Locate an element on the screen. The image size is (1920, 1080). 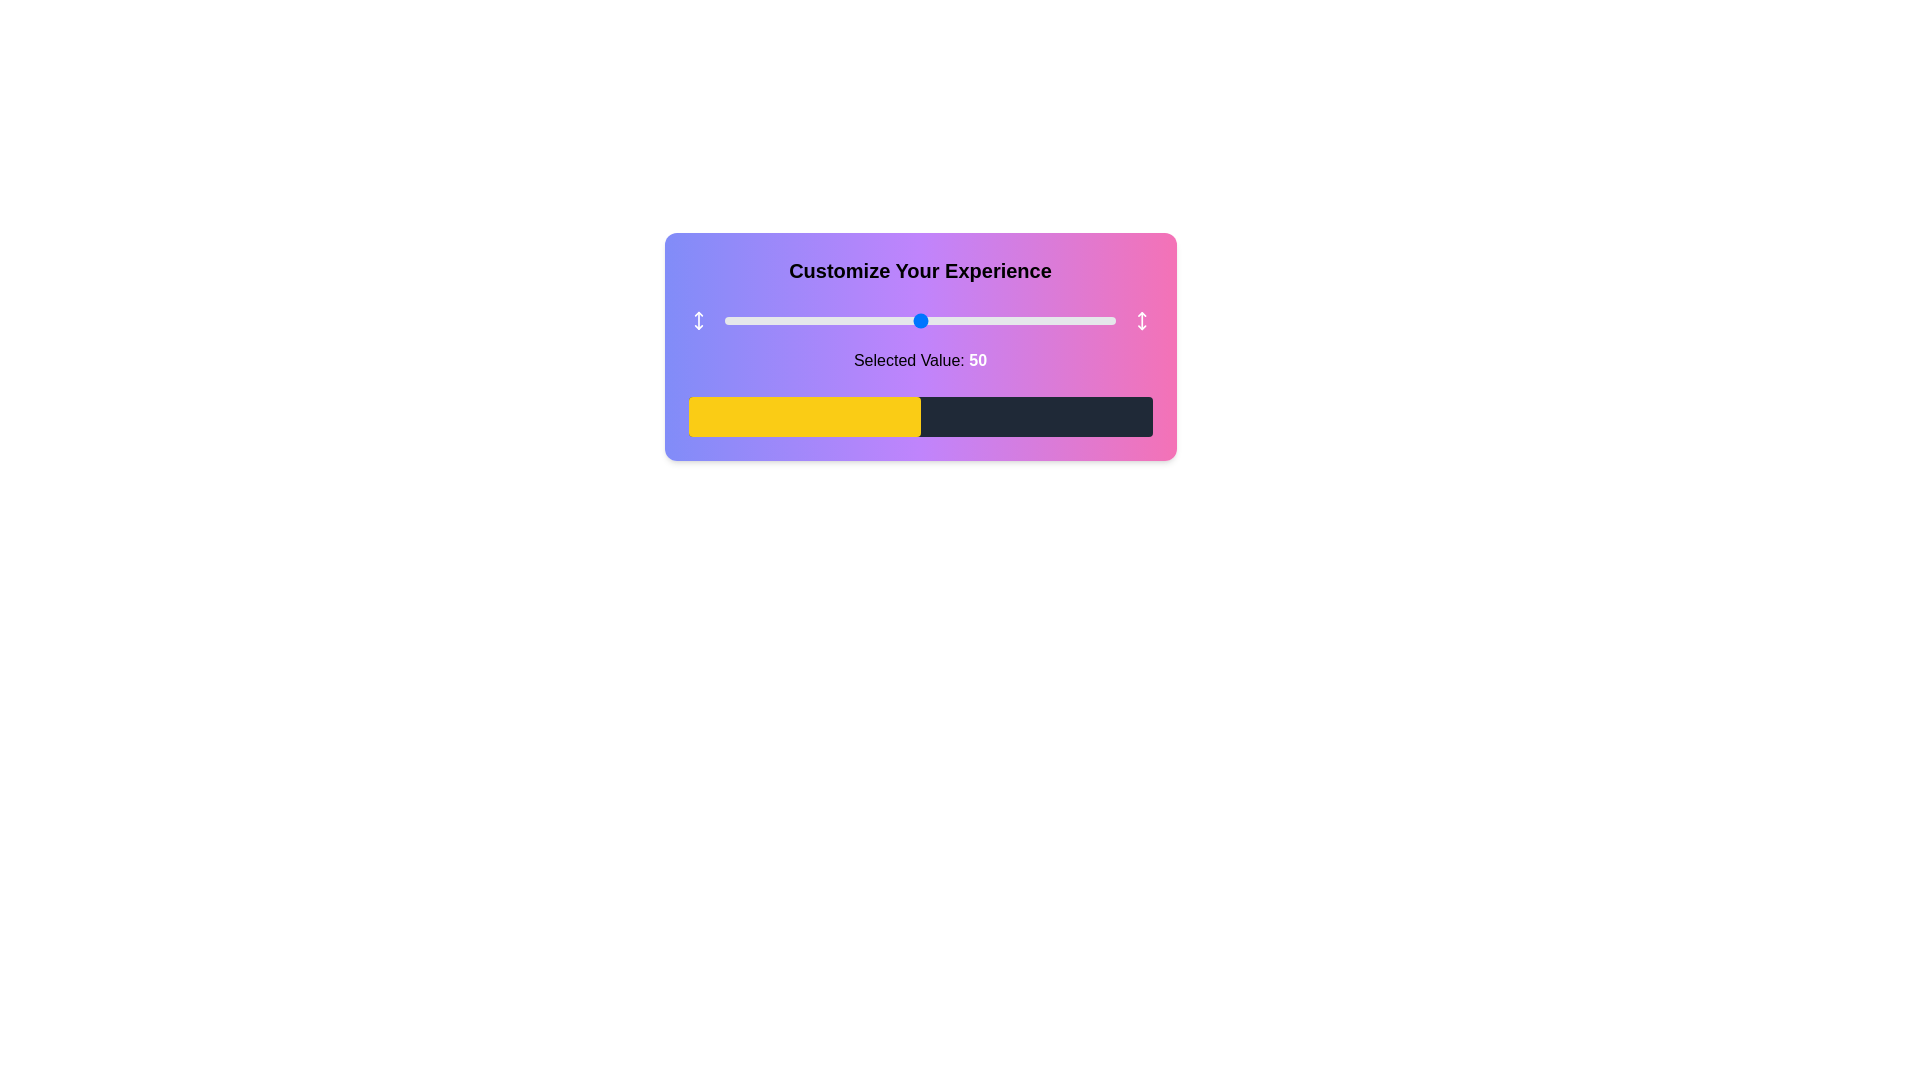
the slider to set its value to 65 is located at coordinates (979, 319).